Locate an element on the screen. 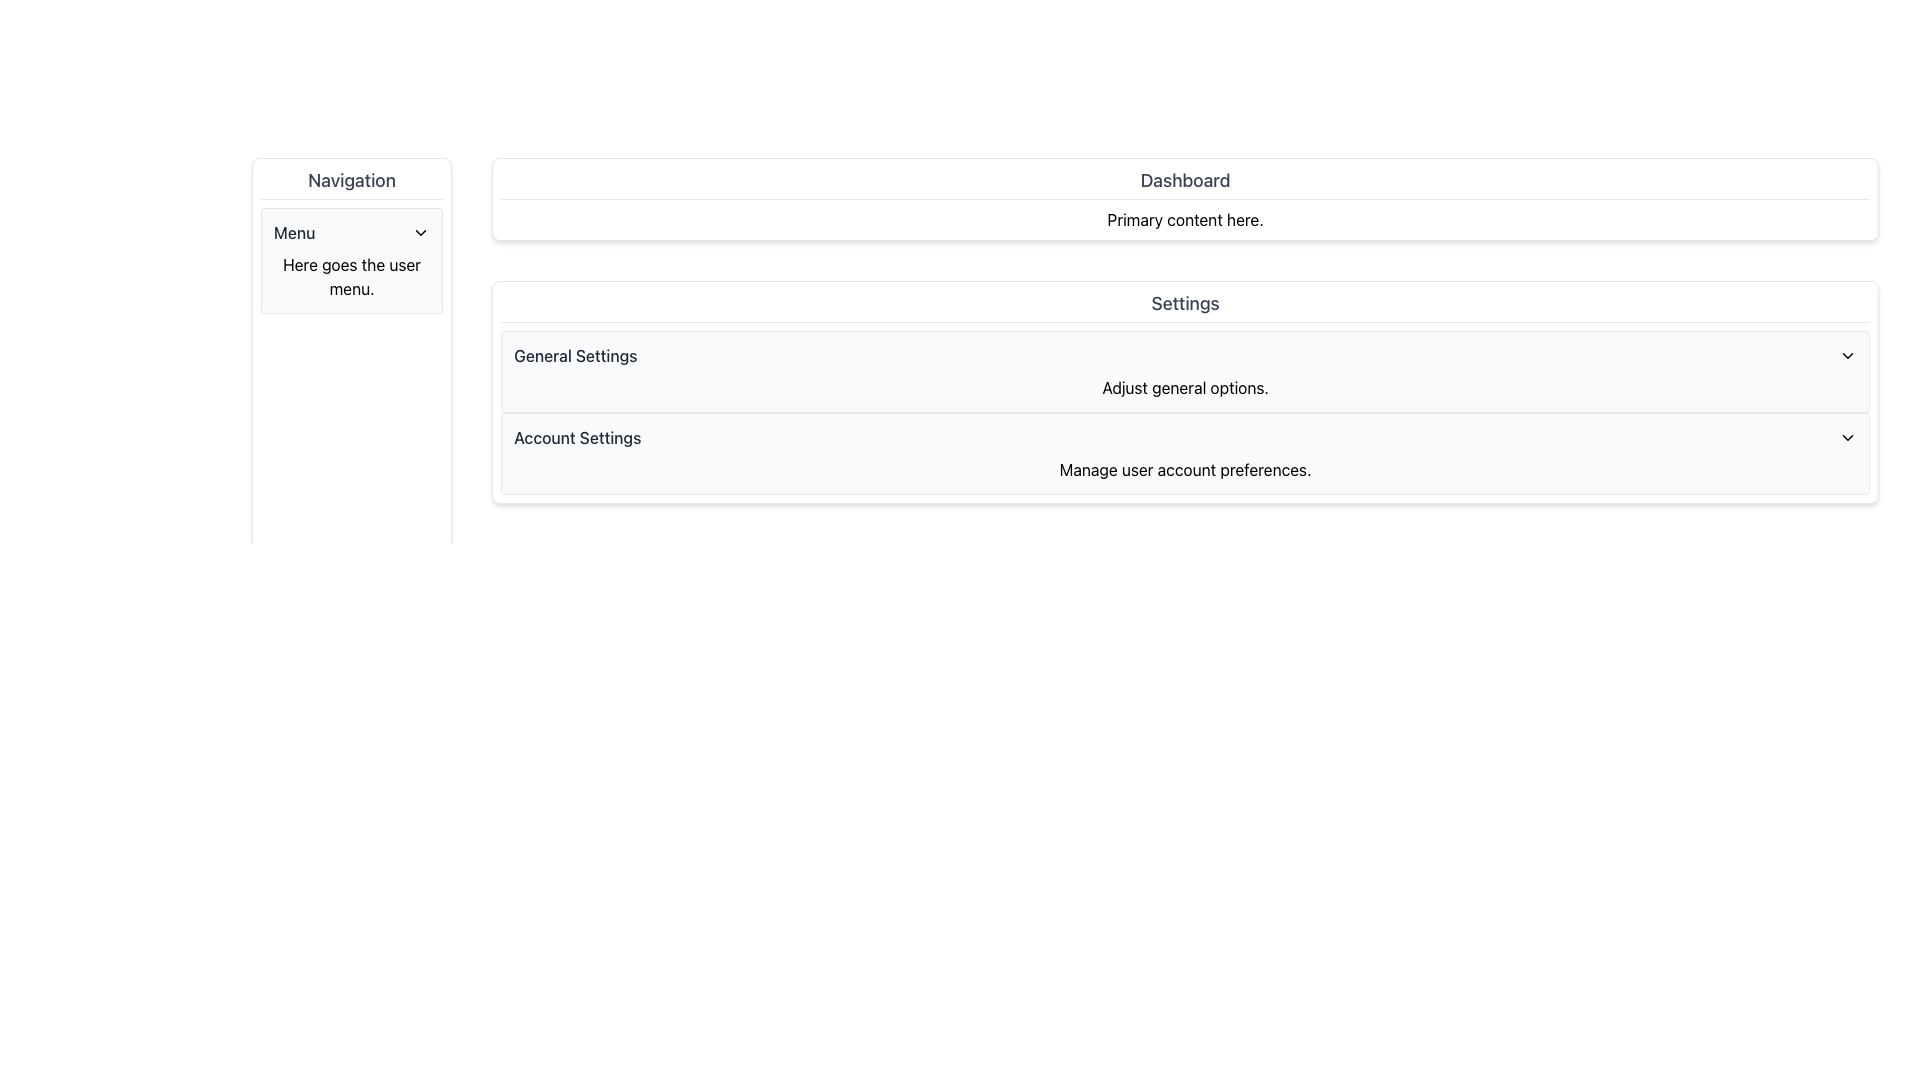 This screenshot has width=1920, height=1080. 'Settings' label, which is a section header styled with a large font size, bold typography, and gray color, positioned above the 'General Settings' and 'Account Settings' sections is located at coordinates (1185, 306).